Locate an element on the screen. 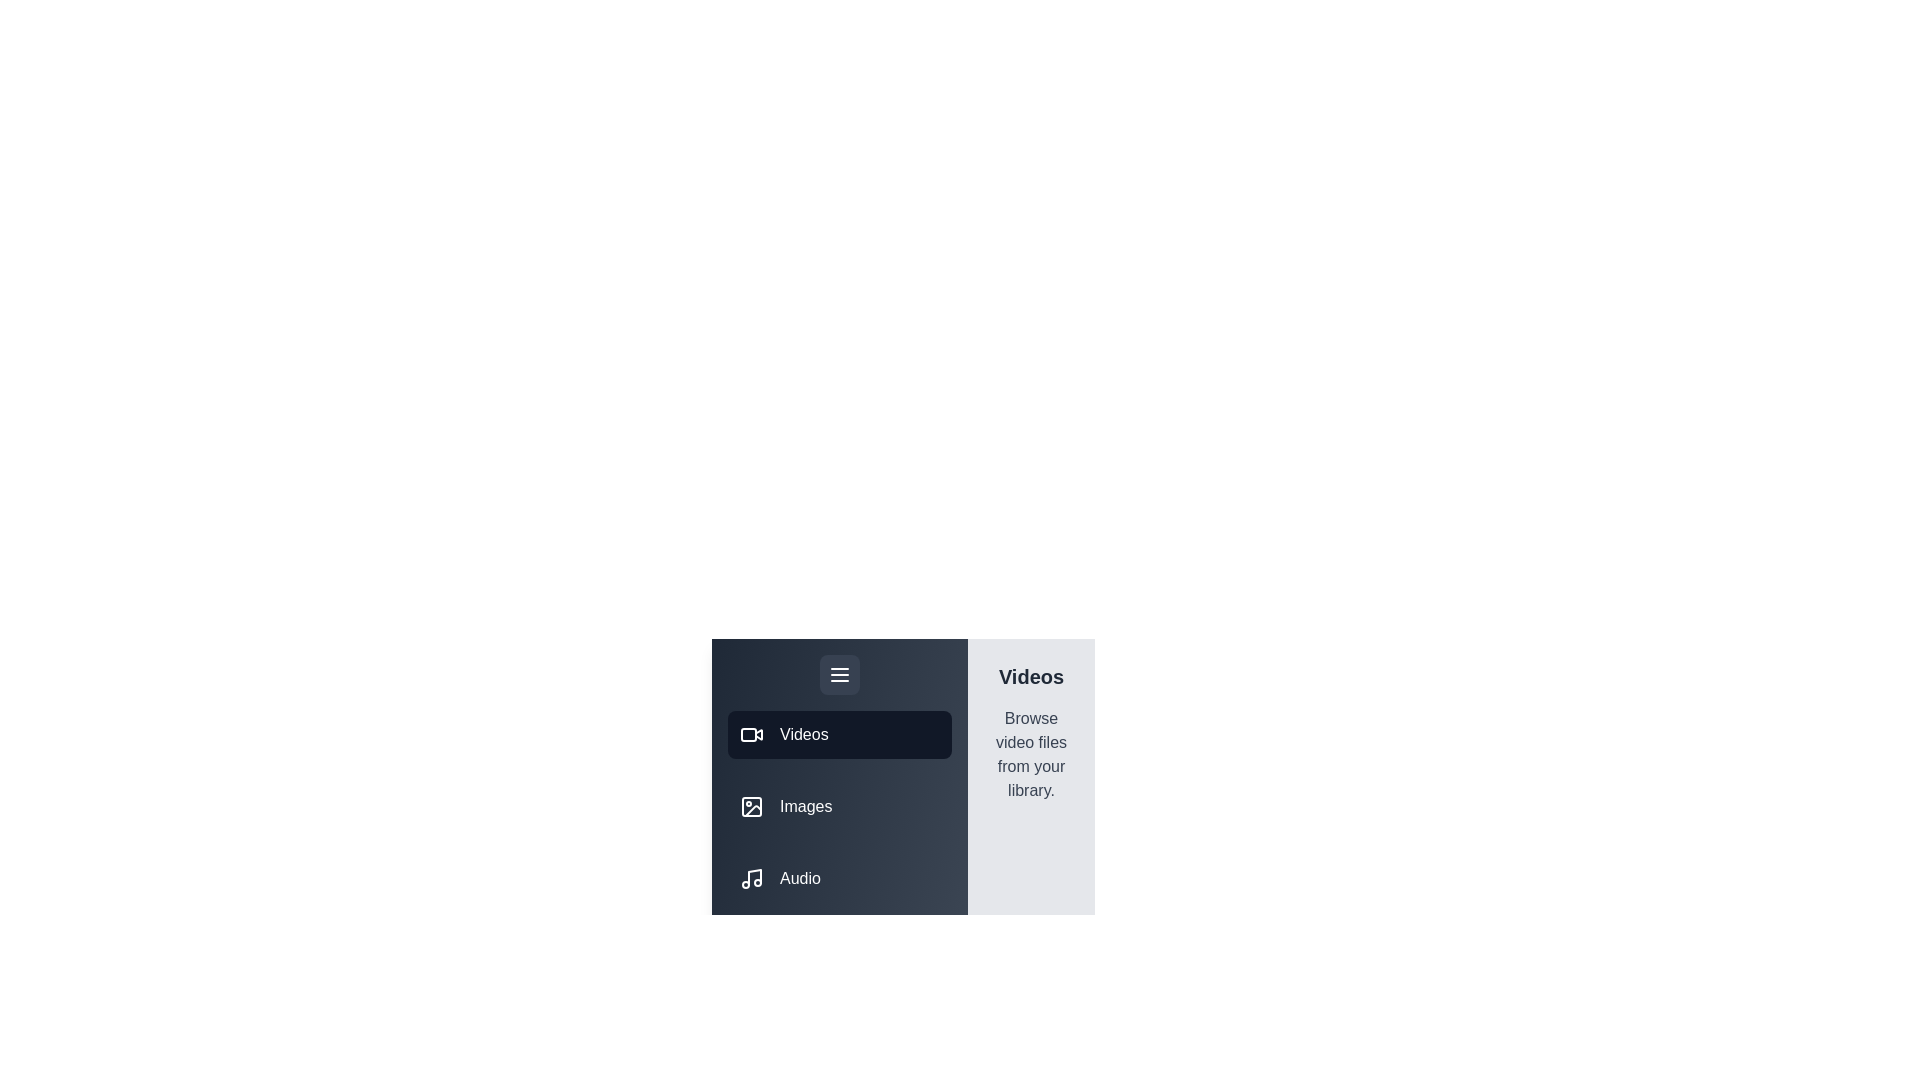 This screenshot has width=1920, height=1080. the media option Videos to preview its highlight state is located at coordinates (840, 735).